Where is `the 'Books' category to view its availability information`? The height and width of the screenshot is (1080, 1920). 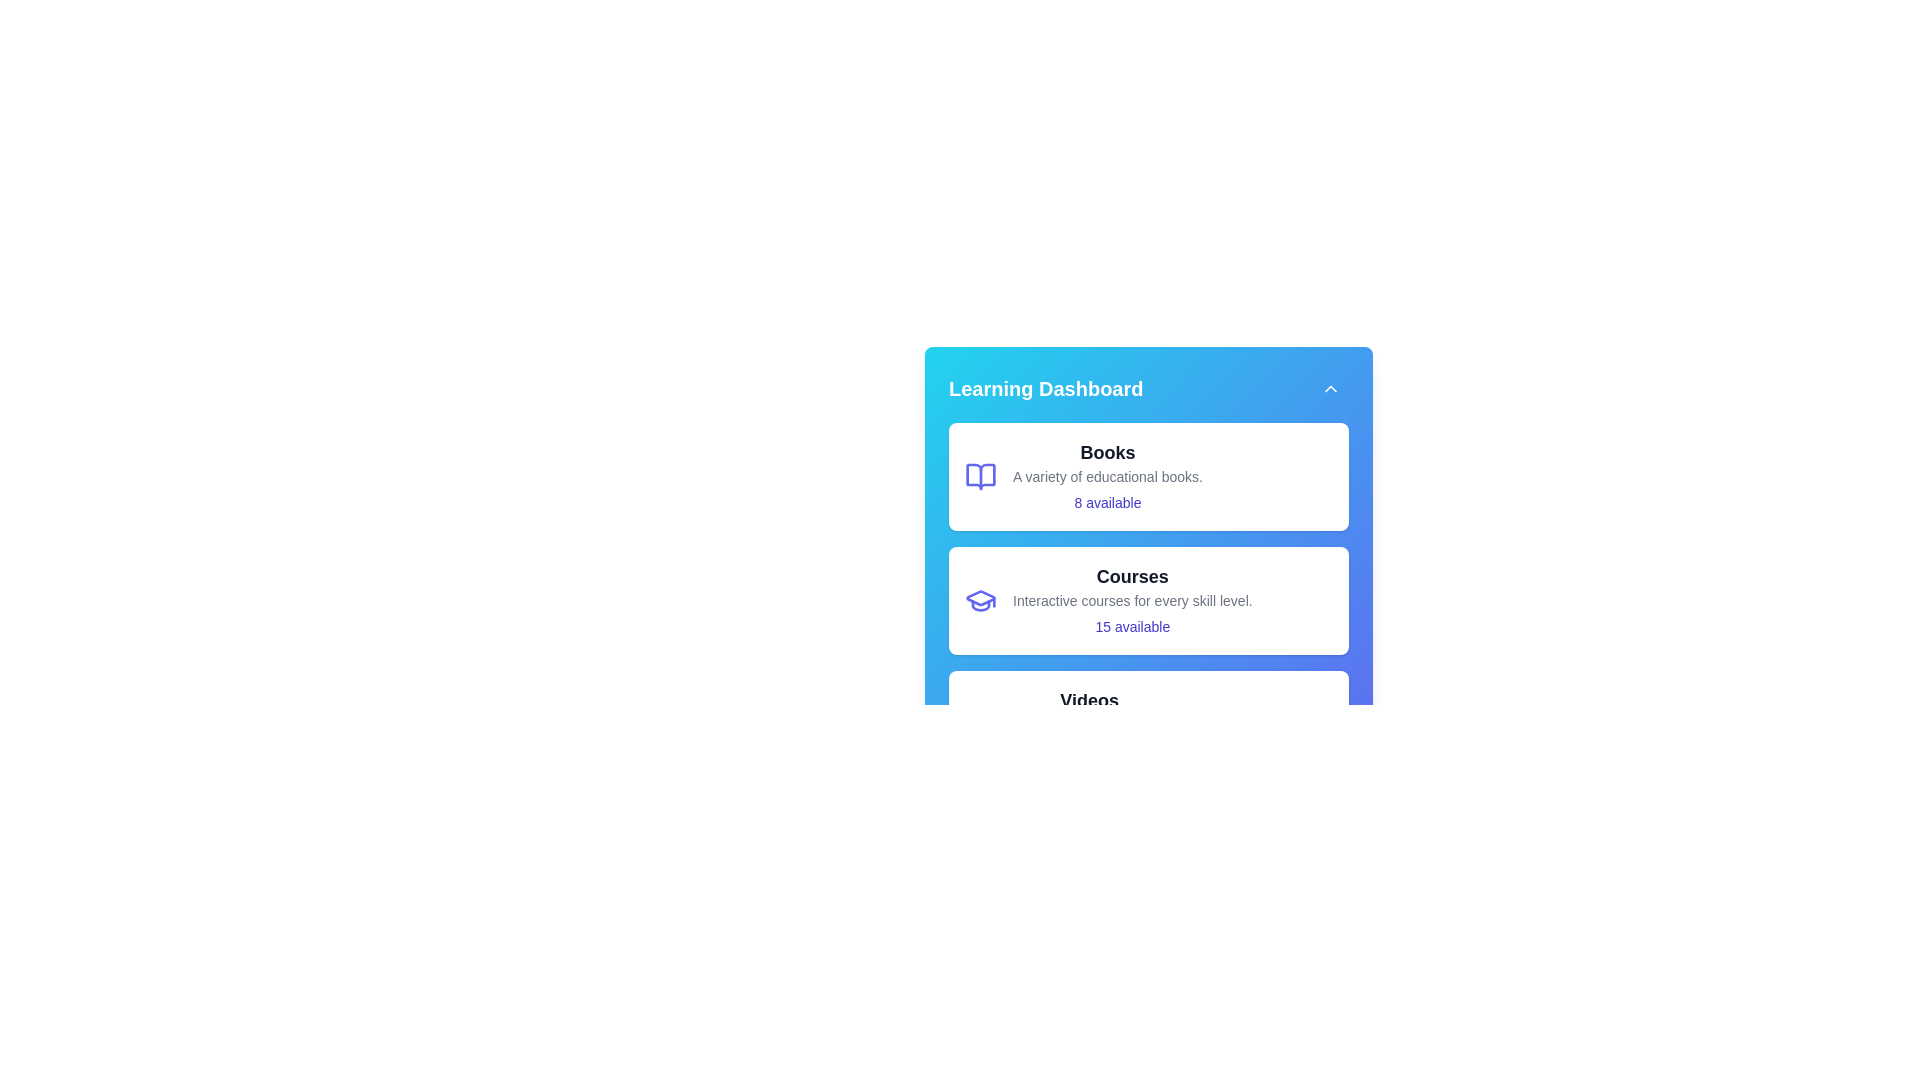 the 'Books' category to view its availability information is located at coordinates (1106, 477).